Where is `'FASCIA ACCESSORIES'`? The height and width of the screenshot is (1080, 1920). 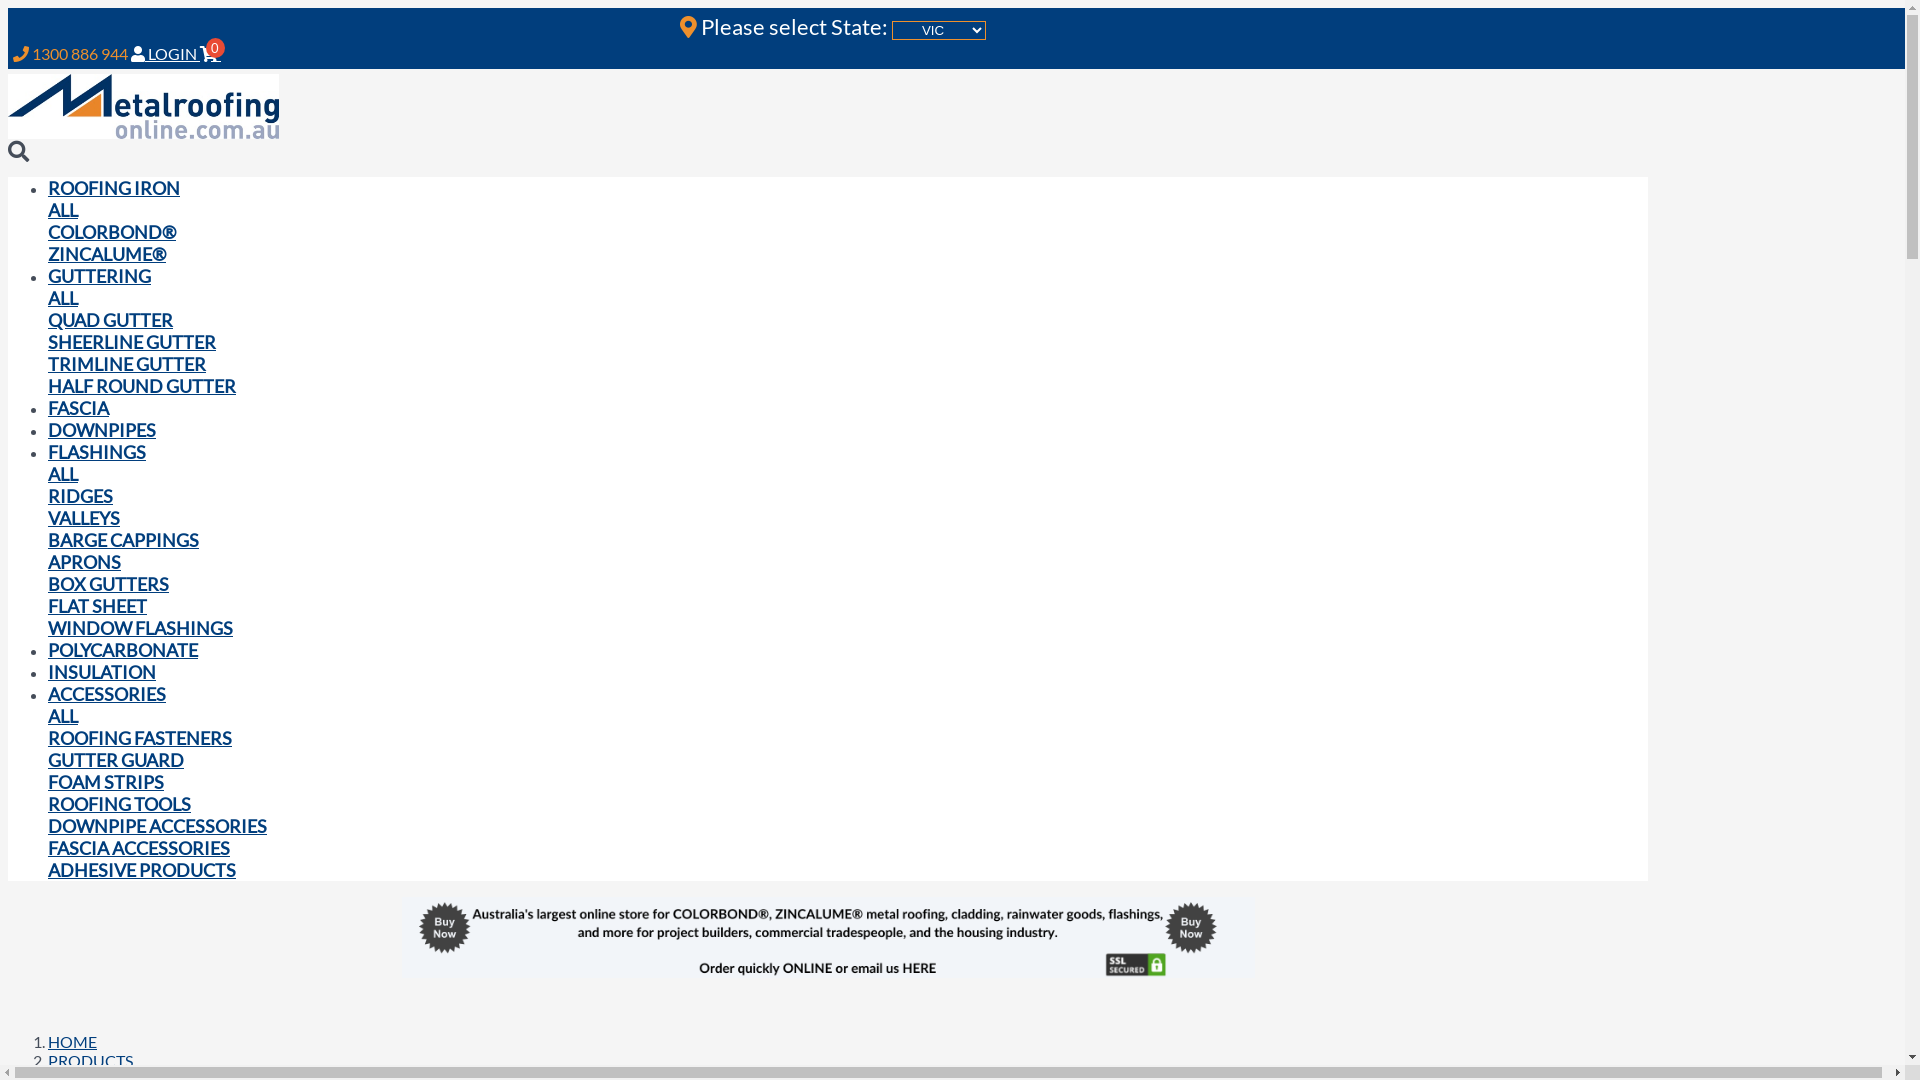
'FASCIA ACCESSORIES' is located at coordinates (48, 848).